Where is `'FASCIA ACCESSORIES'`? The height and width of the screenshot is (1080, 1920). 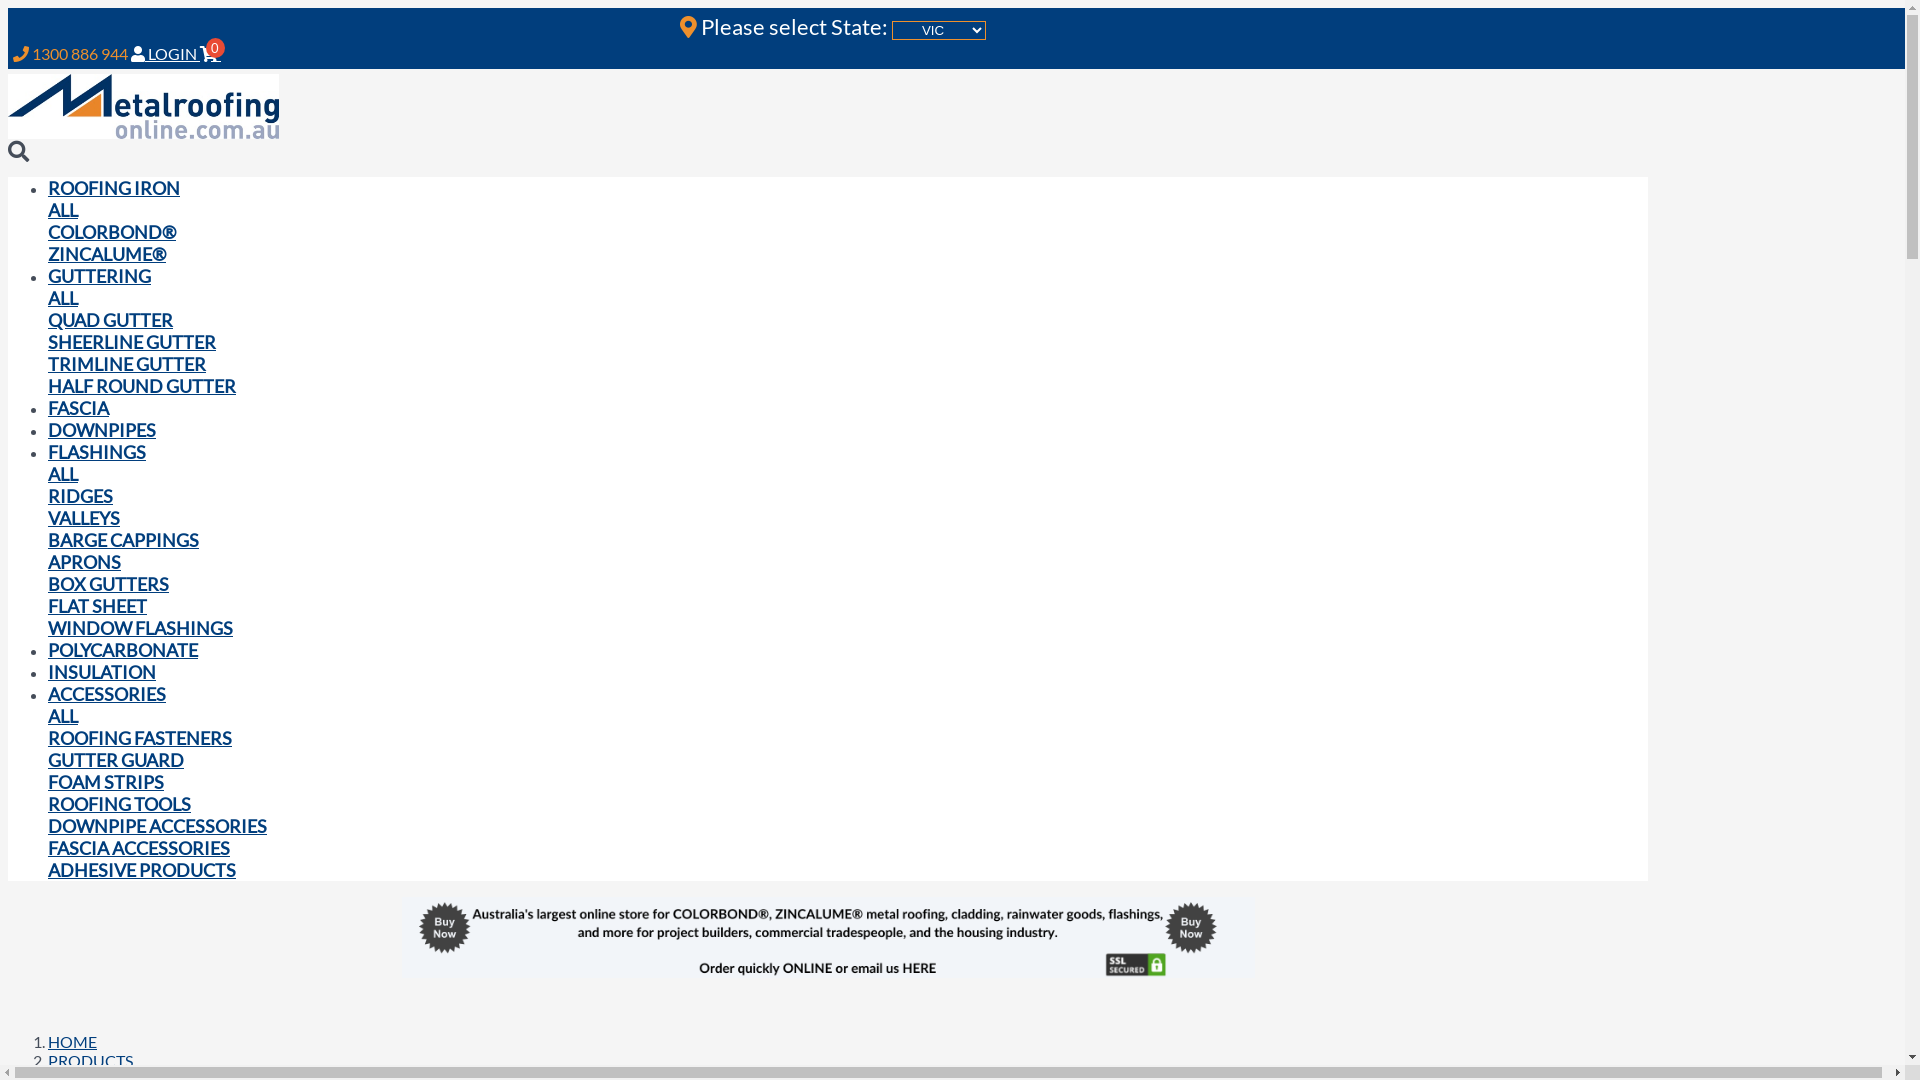
'FASCIA ACCESSORIES' is located at coordinates (48, 848).